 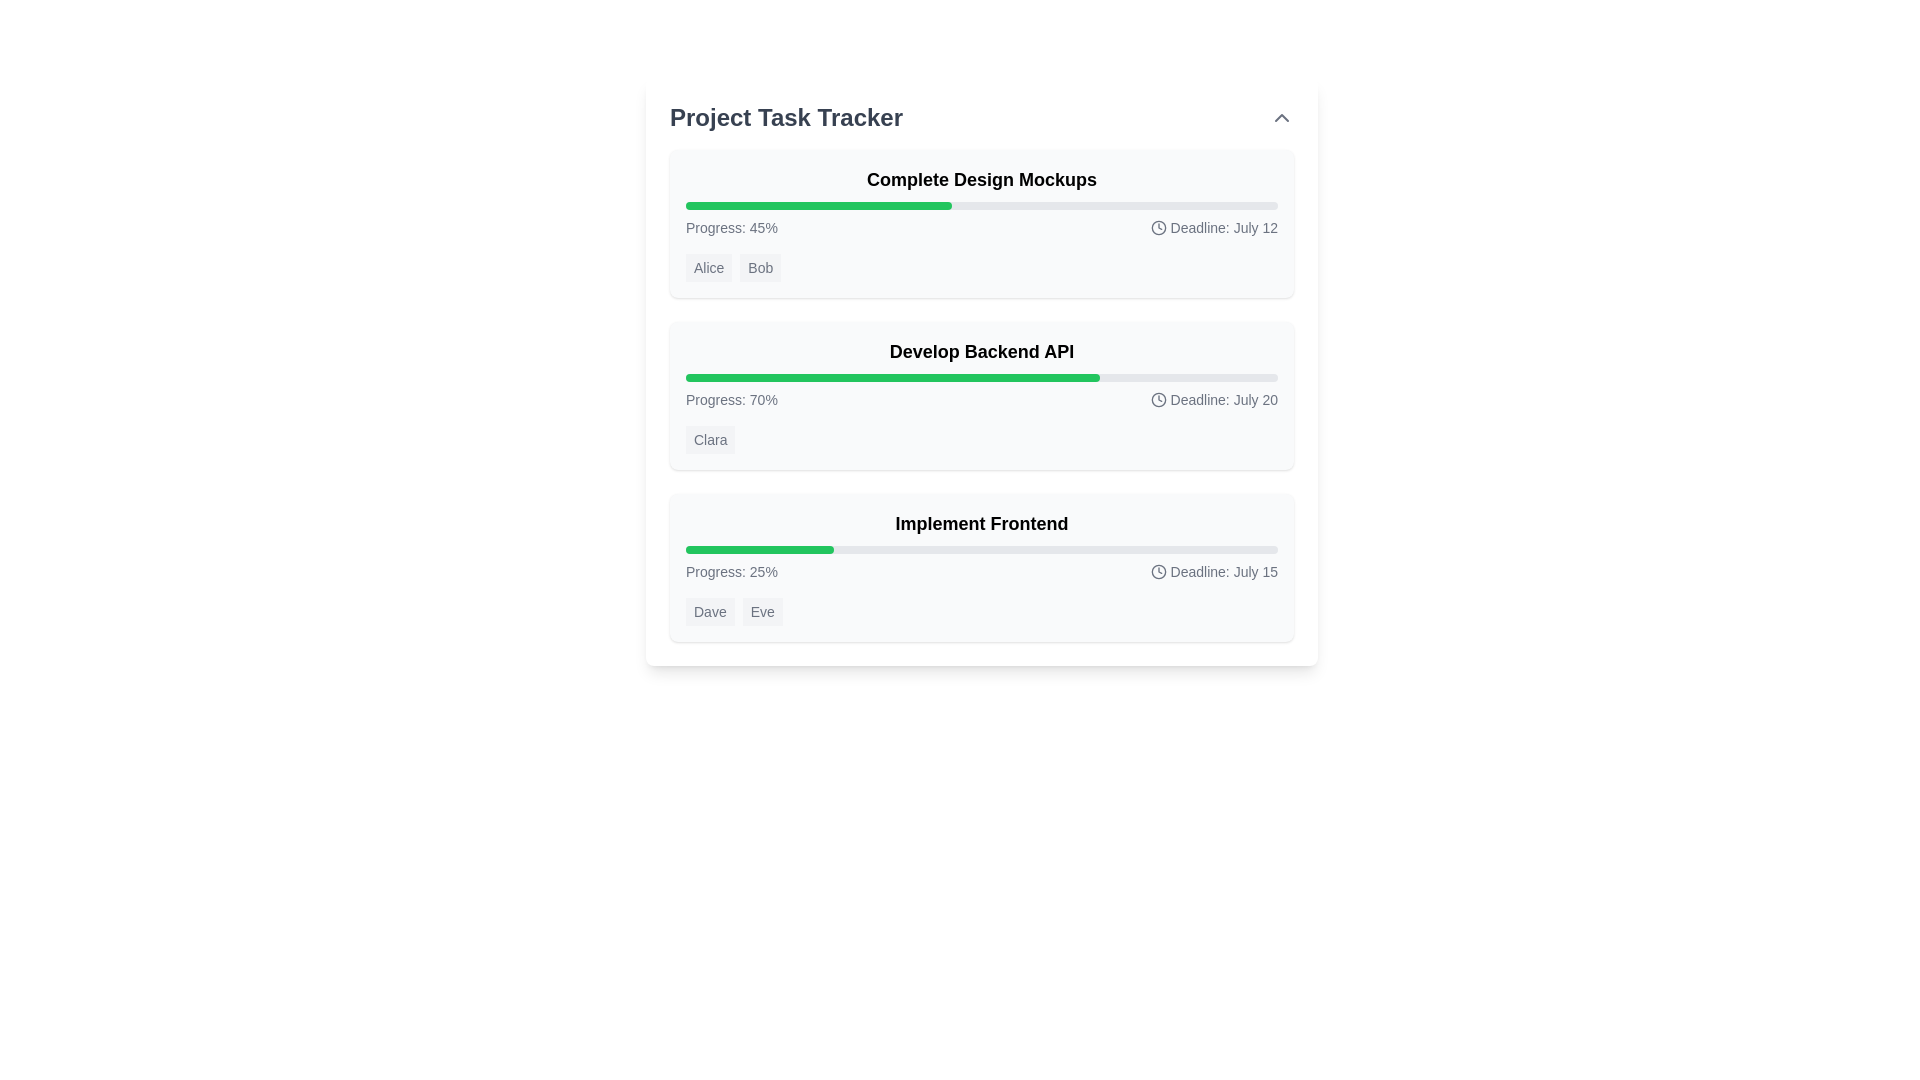 What do you see at coordinates (819, 205) in the screenshot?
I see `the progress bar representing 45% completion of the task labeled 'Complete Design Mockups'` at bounding box center [819, 205].